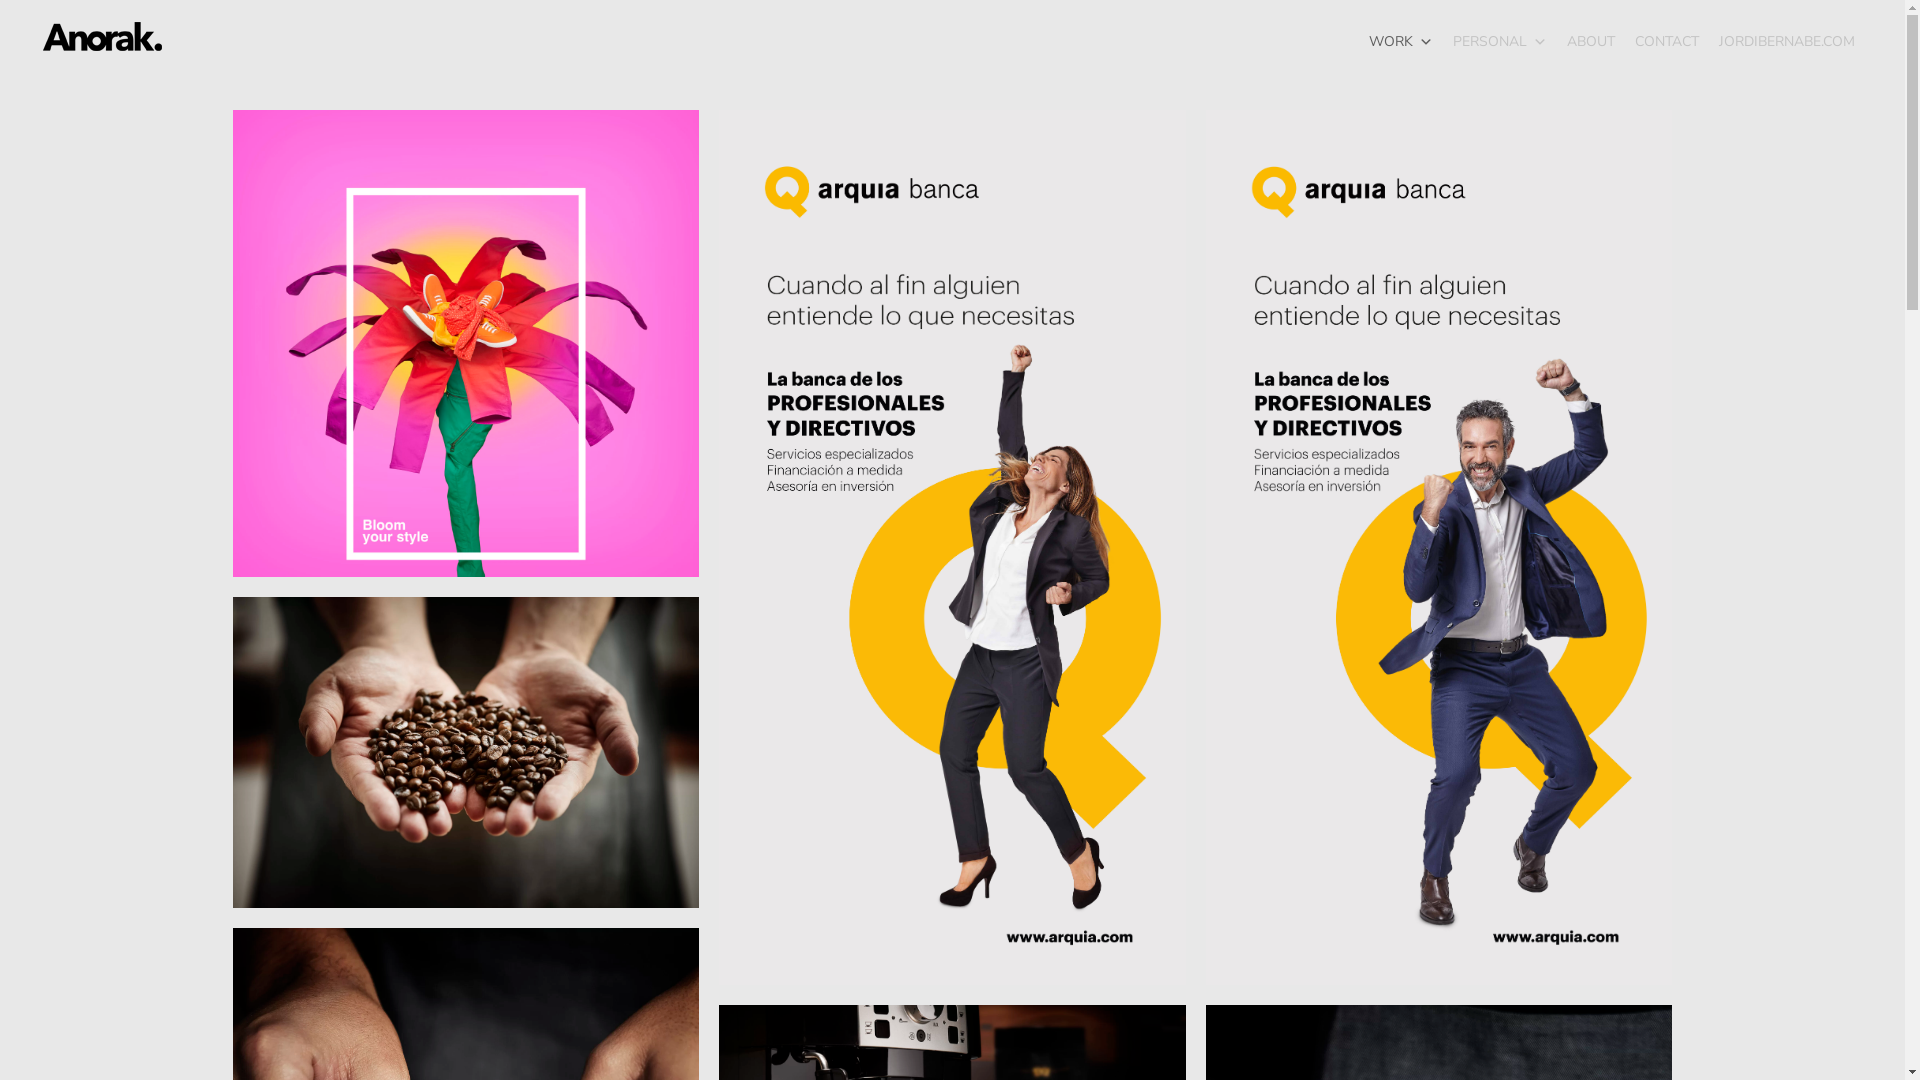 Image resolution: width=1920 pixels, height=1080 pixels. What do you see at coordinates (1400, 42) in the screenshot?
I see `'WORK'` at bounding box center [1400, 42].